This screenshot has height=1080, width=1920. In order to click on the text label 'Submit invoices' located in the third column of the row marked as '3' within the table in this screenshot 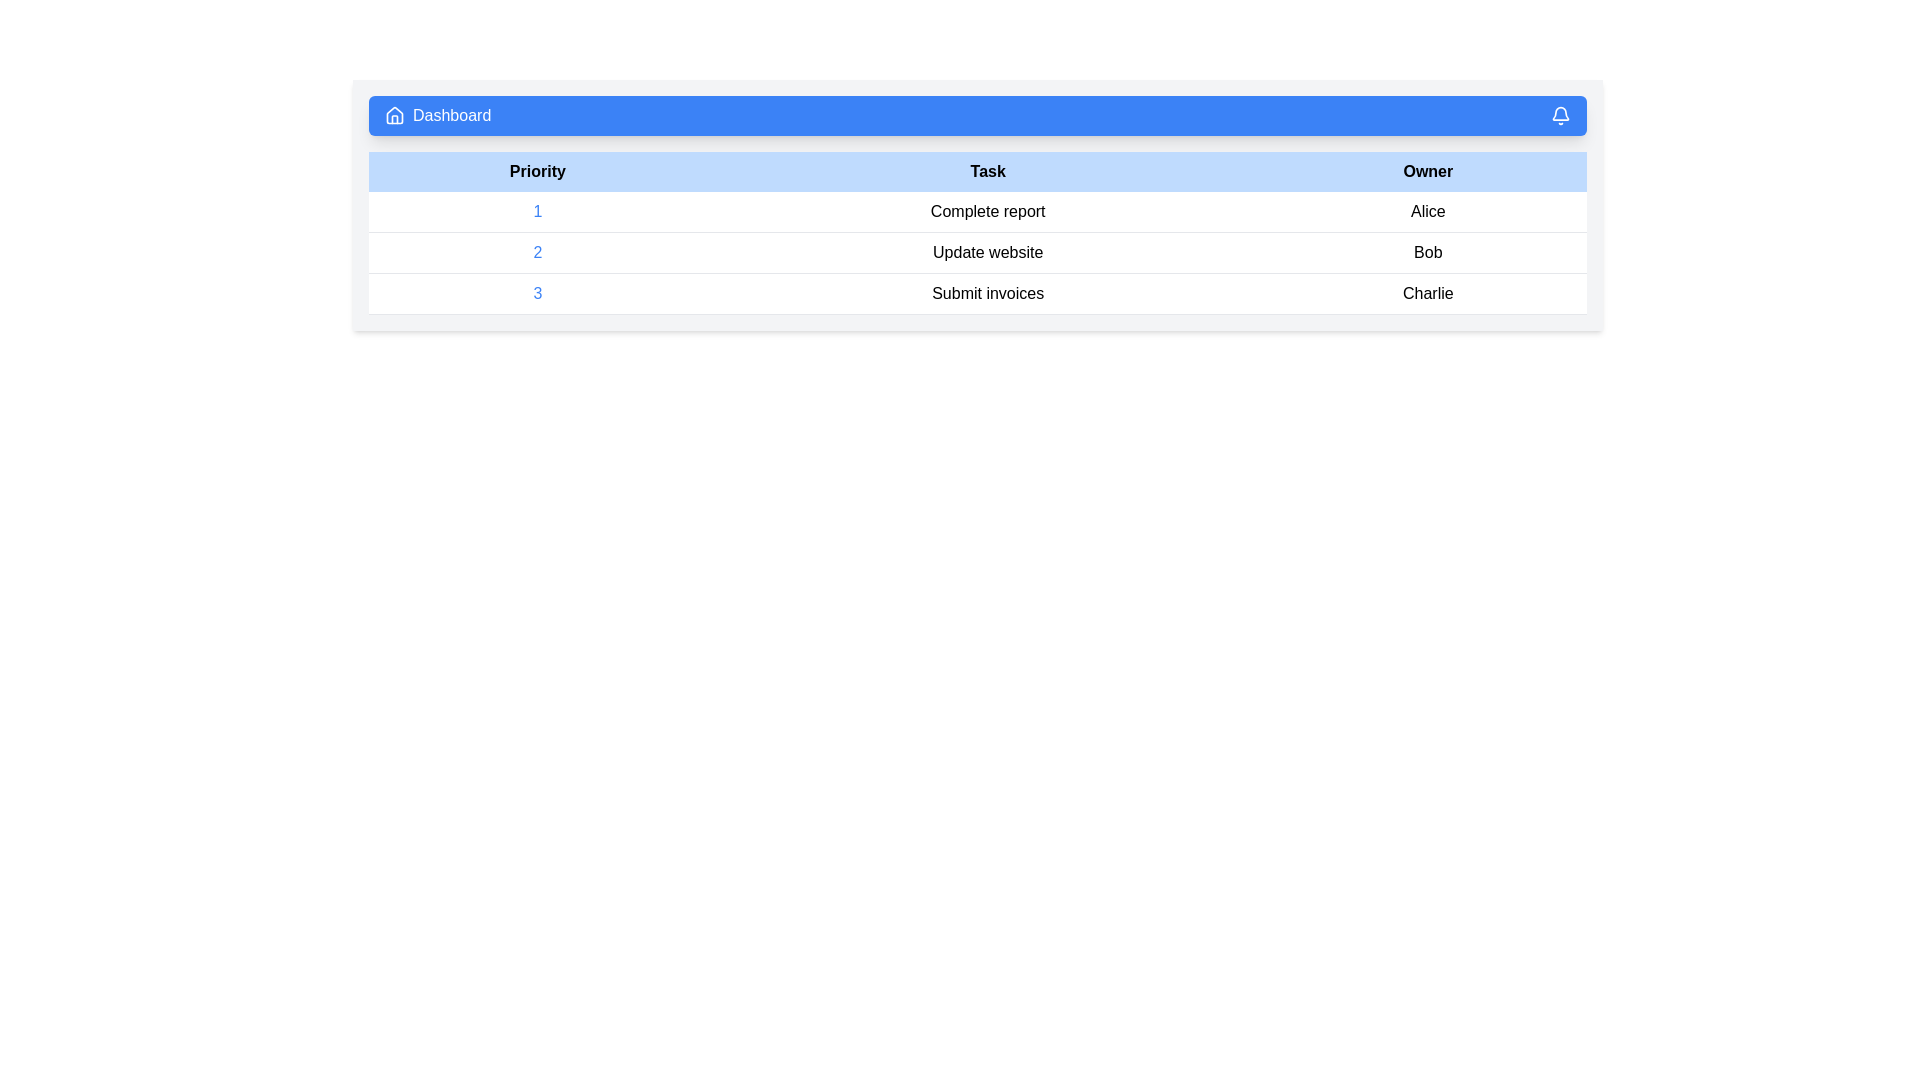, I will do `click(988, 293)`.